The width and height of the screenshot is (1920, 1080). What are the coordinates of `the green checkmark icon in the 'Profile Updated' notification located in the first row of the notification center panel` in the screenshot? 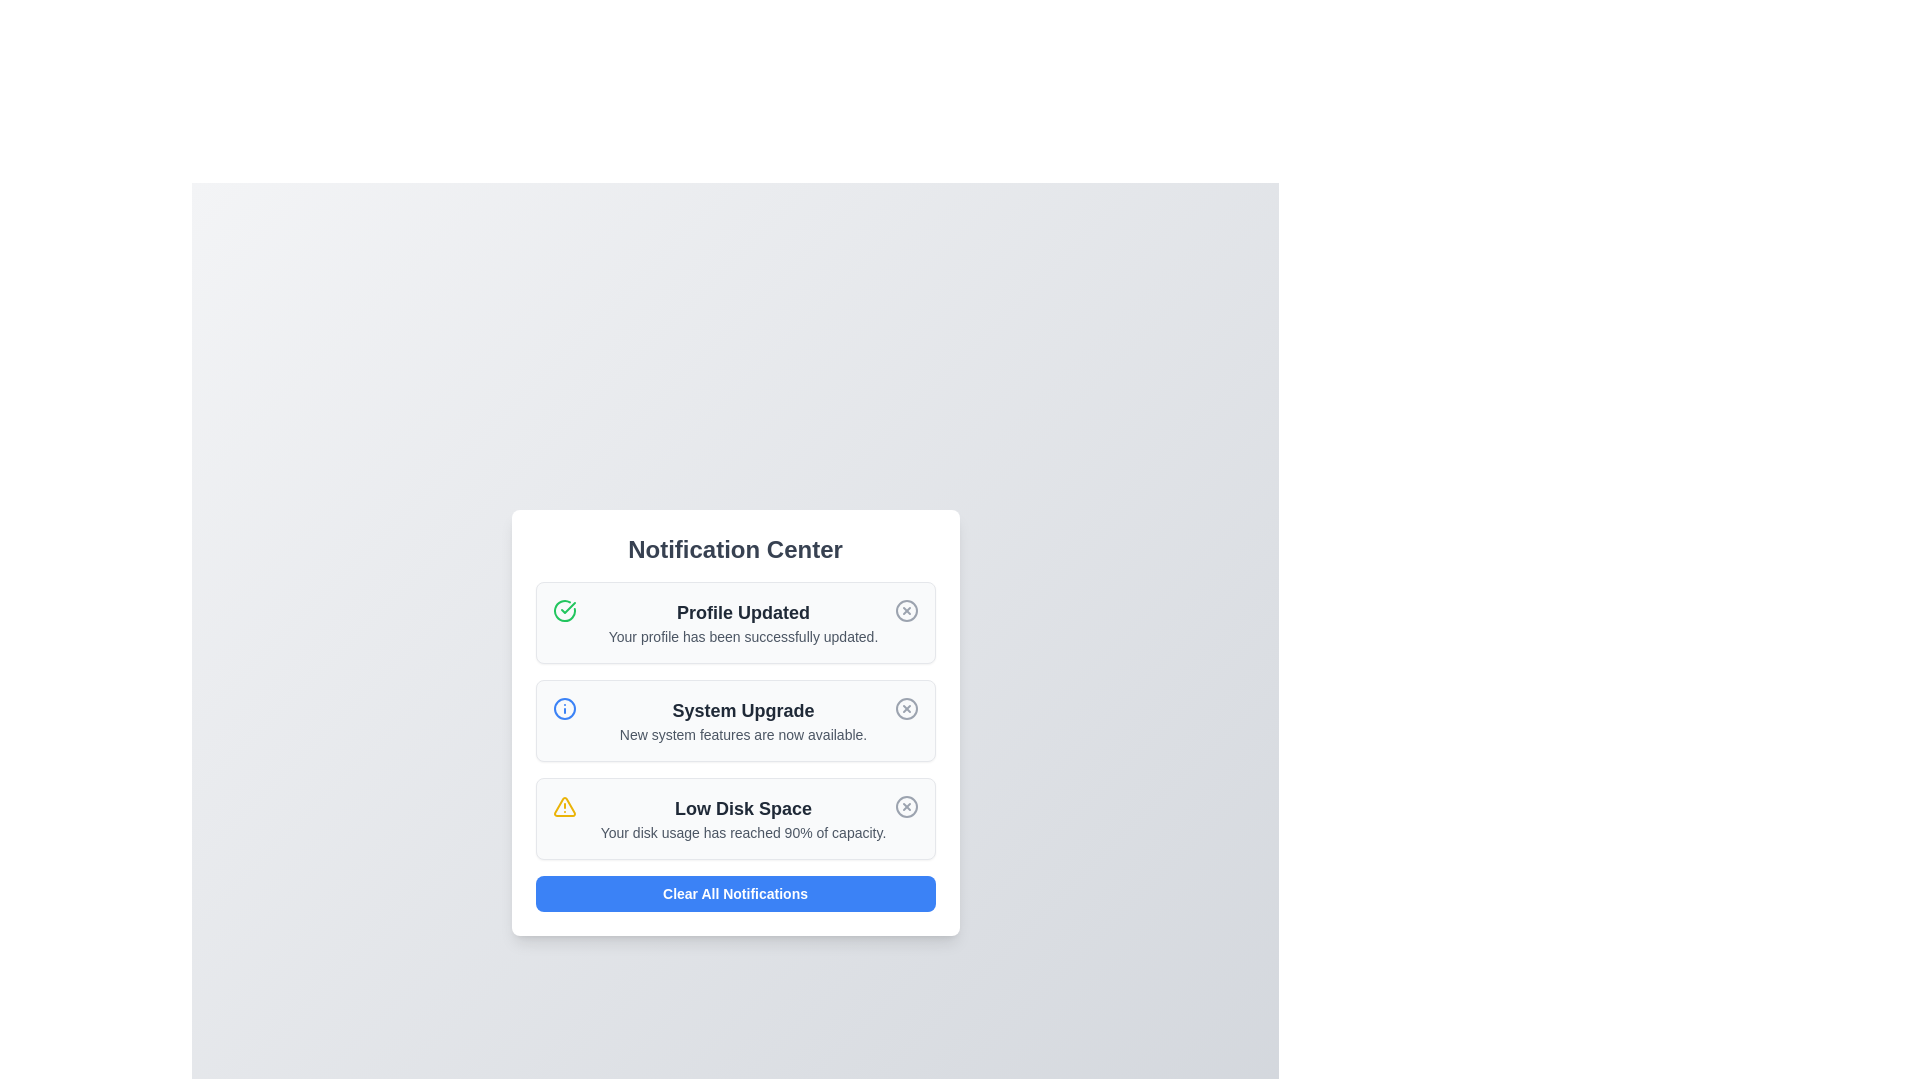 It's located at (566, 607).